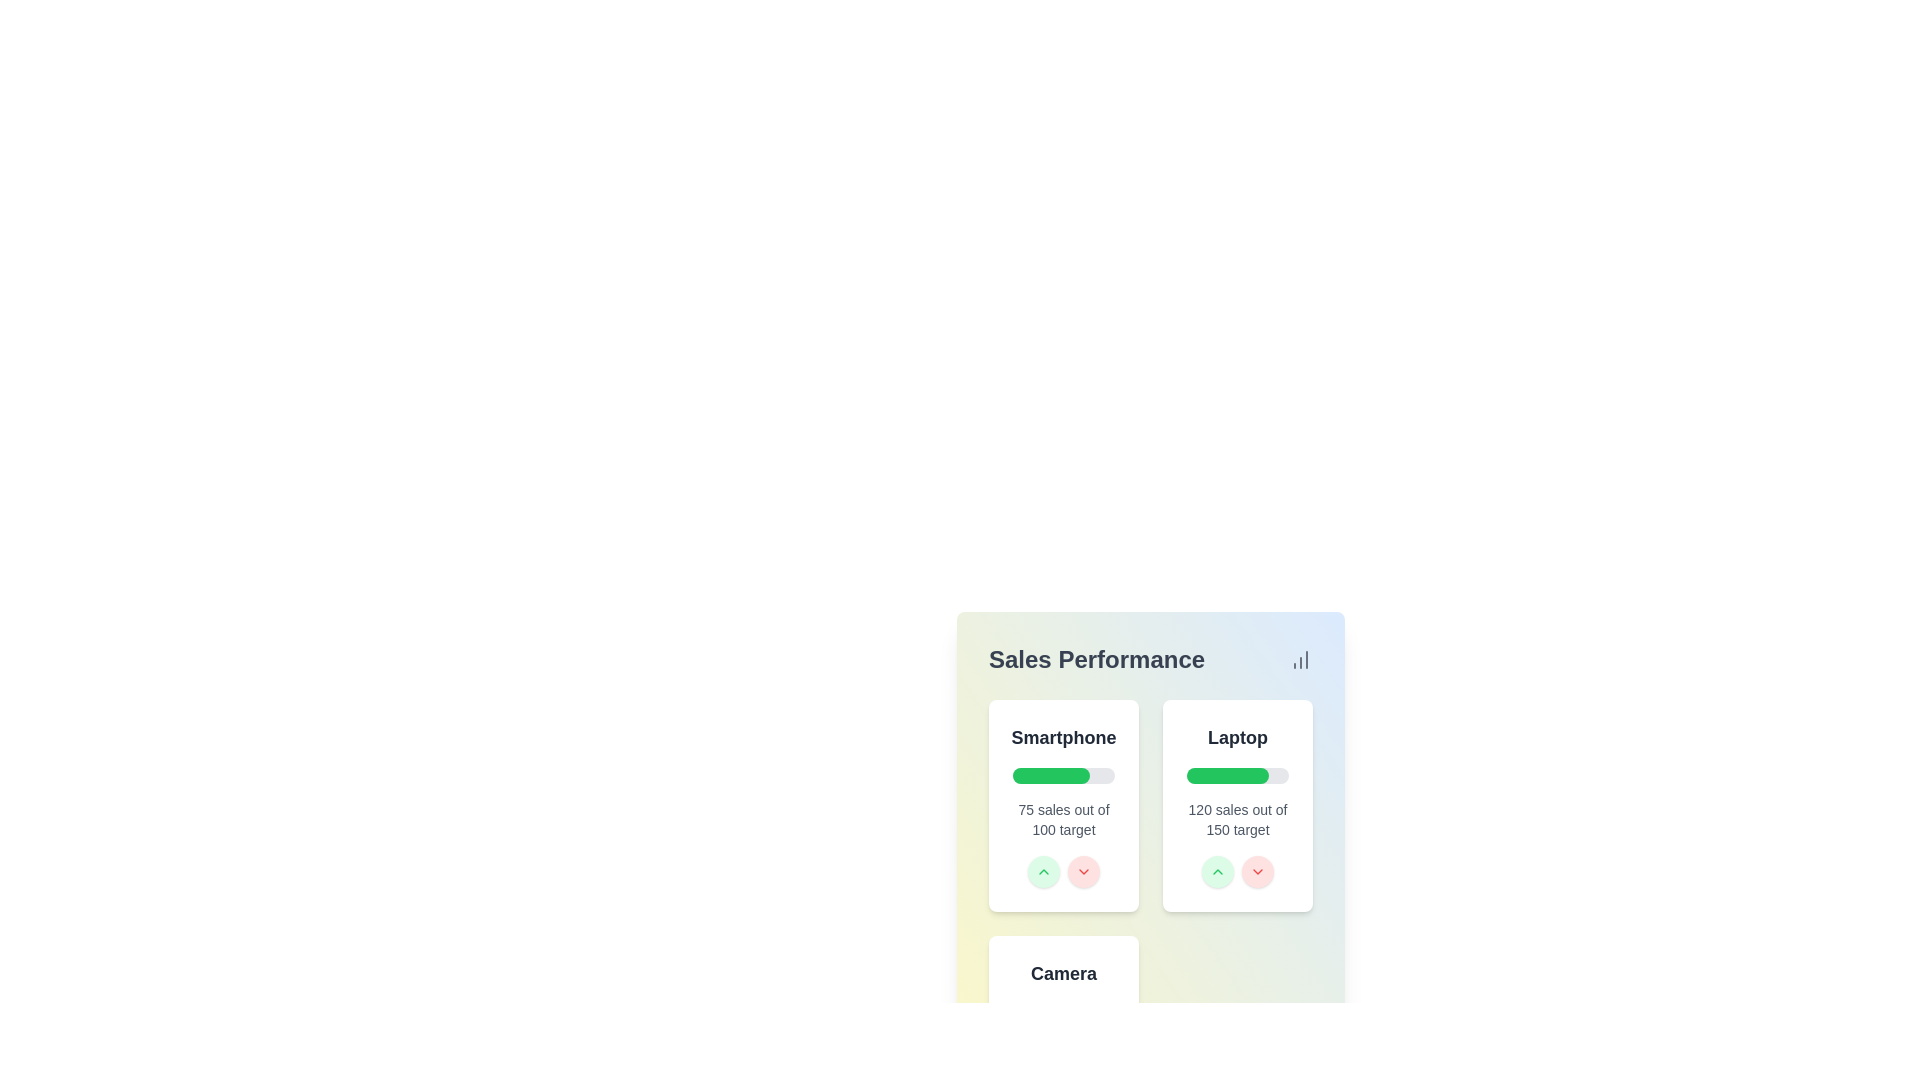 This screenshot has height=1080, width=1920. Describe the element at coordinates (1083, 870) in the screenshot. I see `the decrement button located directly below the green button with an upward chevron in the 'Sales Performance' section of the 'Smartphone' performance card` at that location.